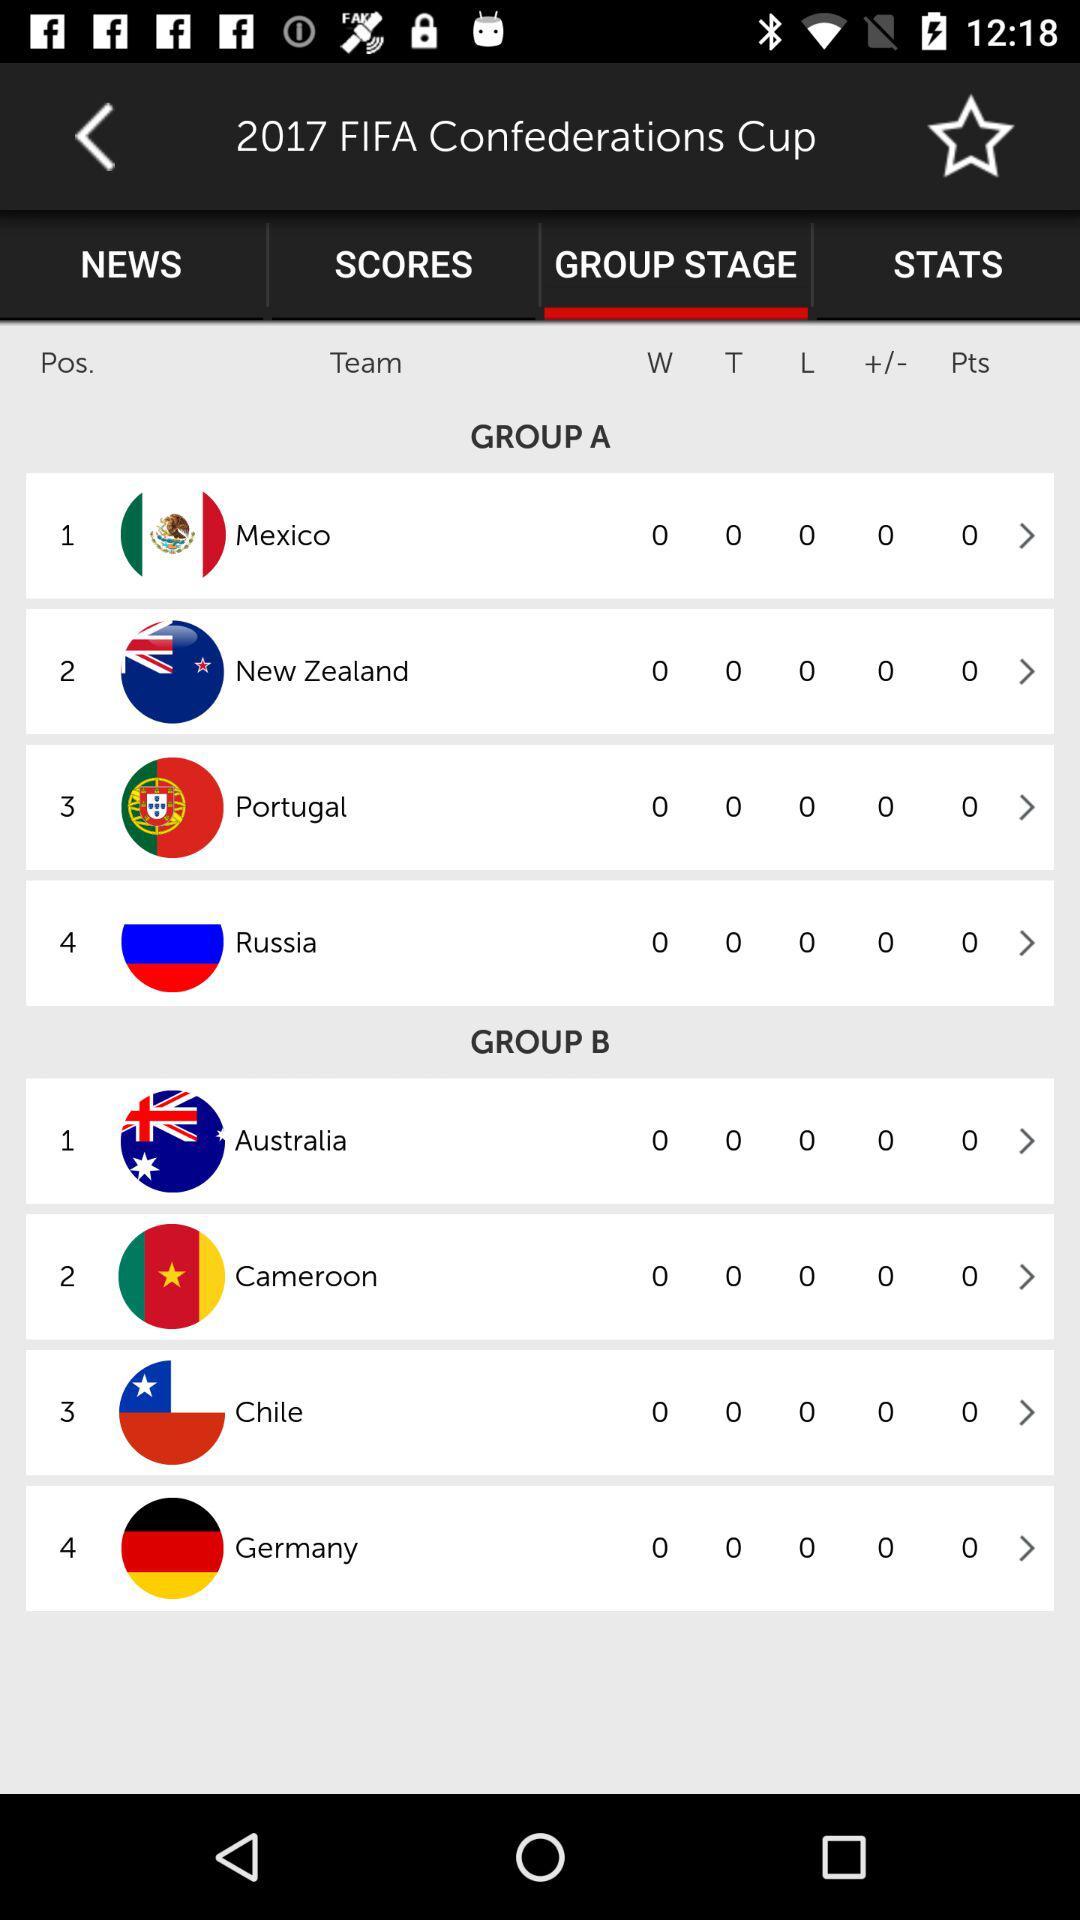  Describe the element at coordinates (971, 135) in the screenshot. I see `icon next to 2017 fifa confederations` at that location.